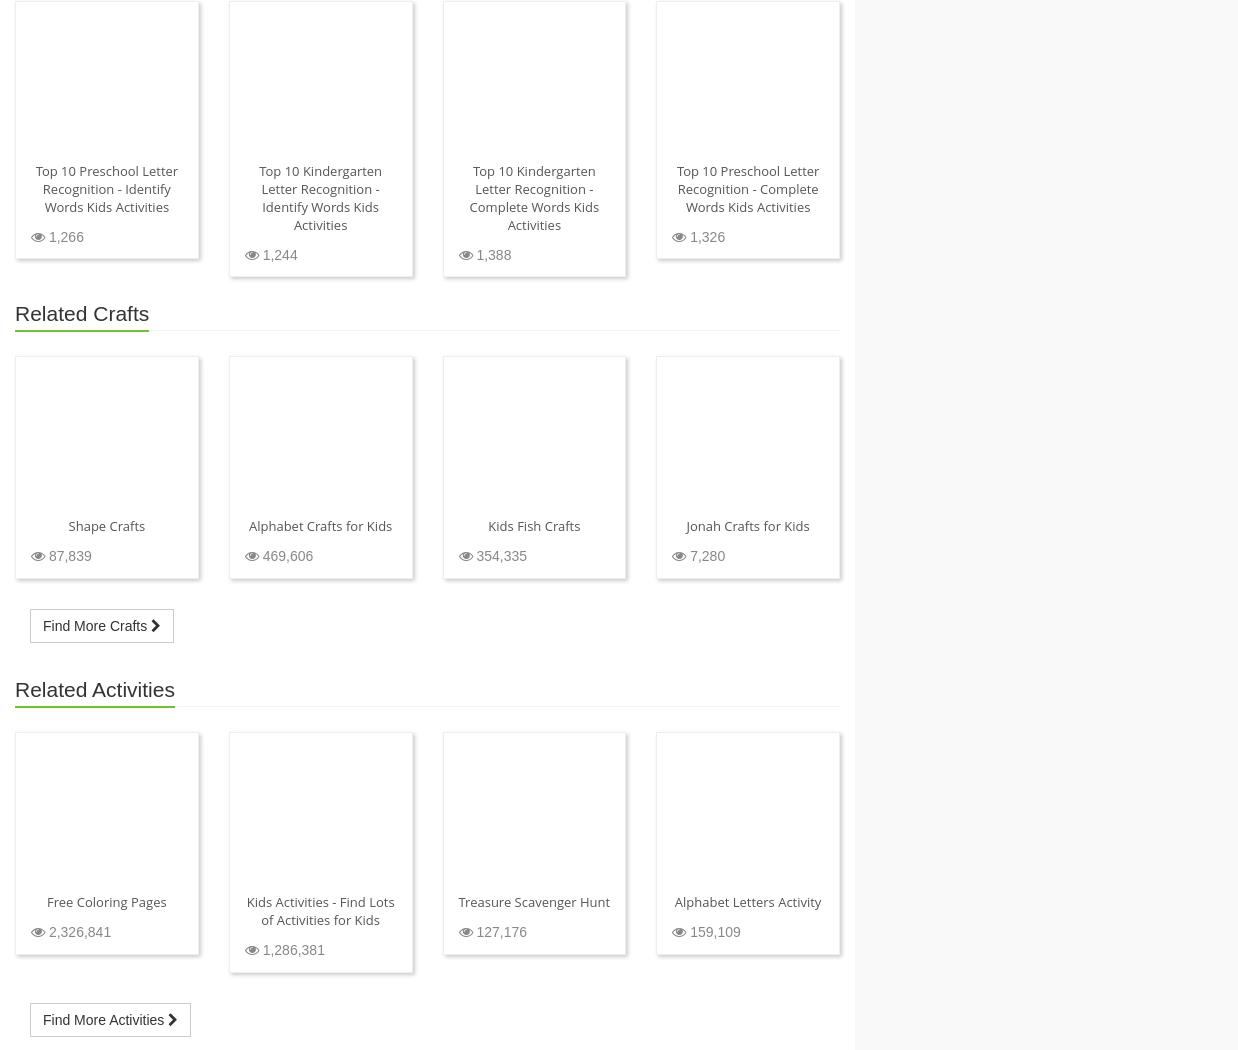 Image resolution: width=1238 pixels, height=1050 pixels. I want to click on '1,286,381', so click(256, 949).